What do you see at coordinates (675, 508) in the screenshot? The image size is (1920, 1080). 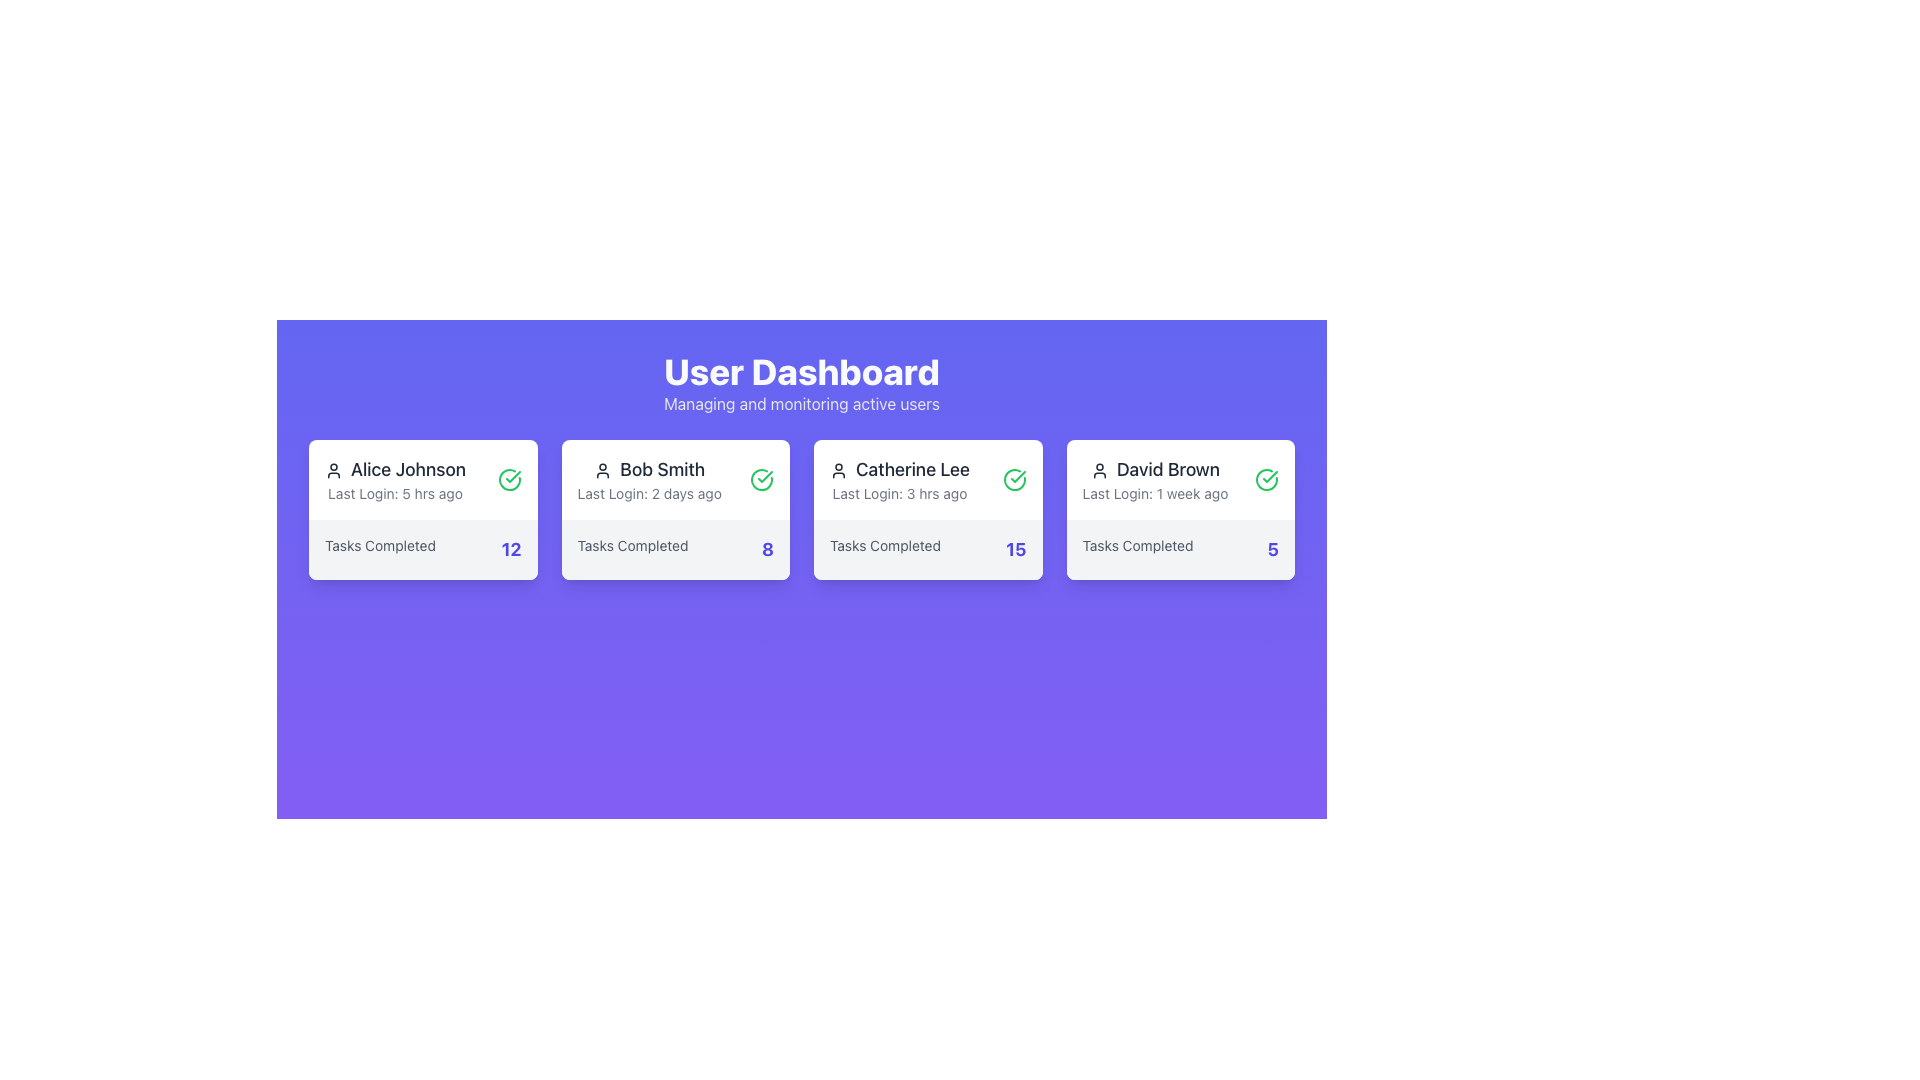 I see `the second informational card in the user dashboard that displays user summary information, located between 'Alice Johnson' and 'Catherine Lee'` at bounding box center [675, 508].